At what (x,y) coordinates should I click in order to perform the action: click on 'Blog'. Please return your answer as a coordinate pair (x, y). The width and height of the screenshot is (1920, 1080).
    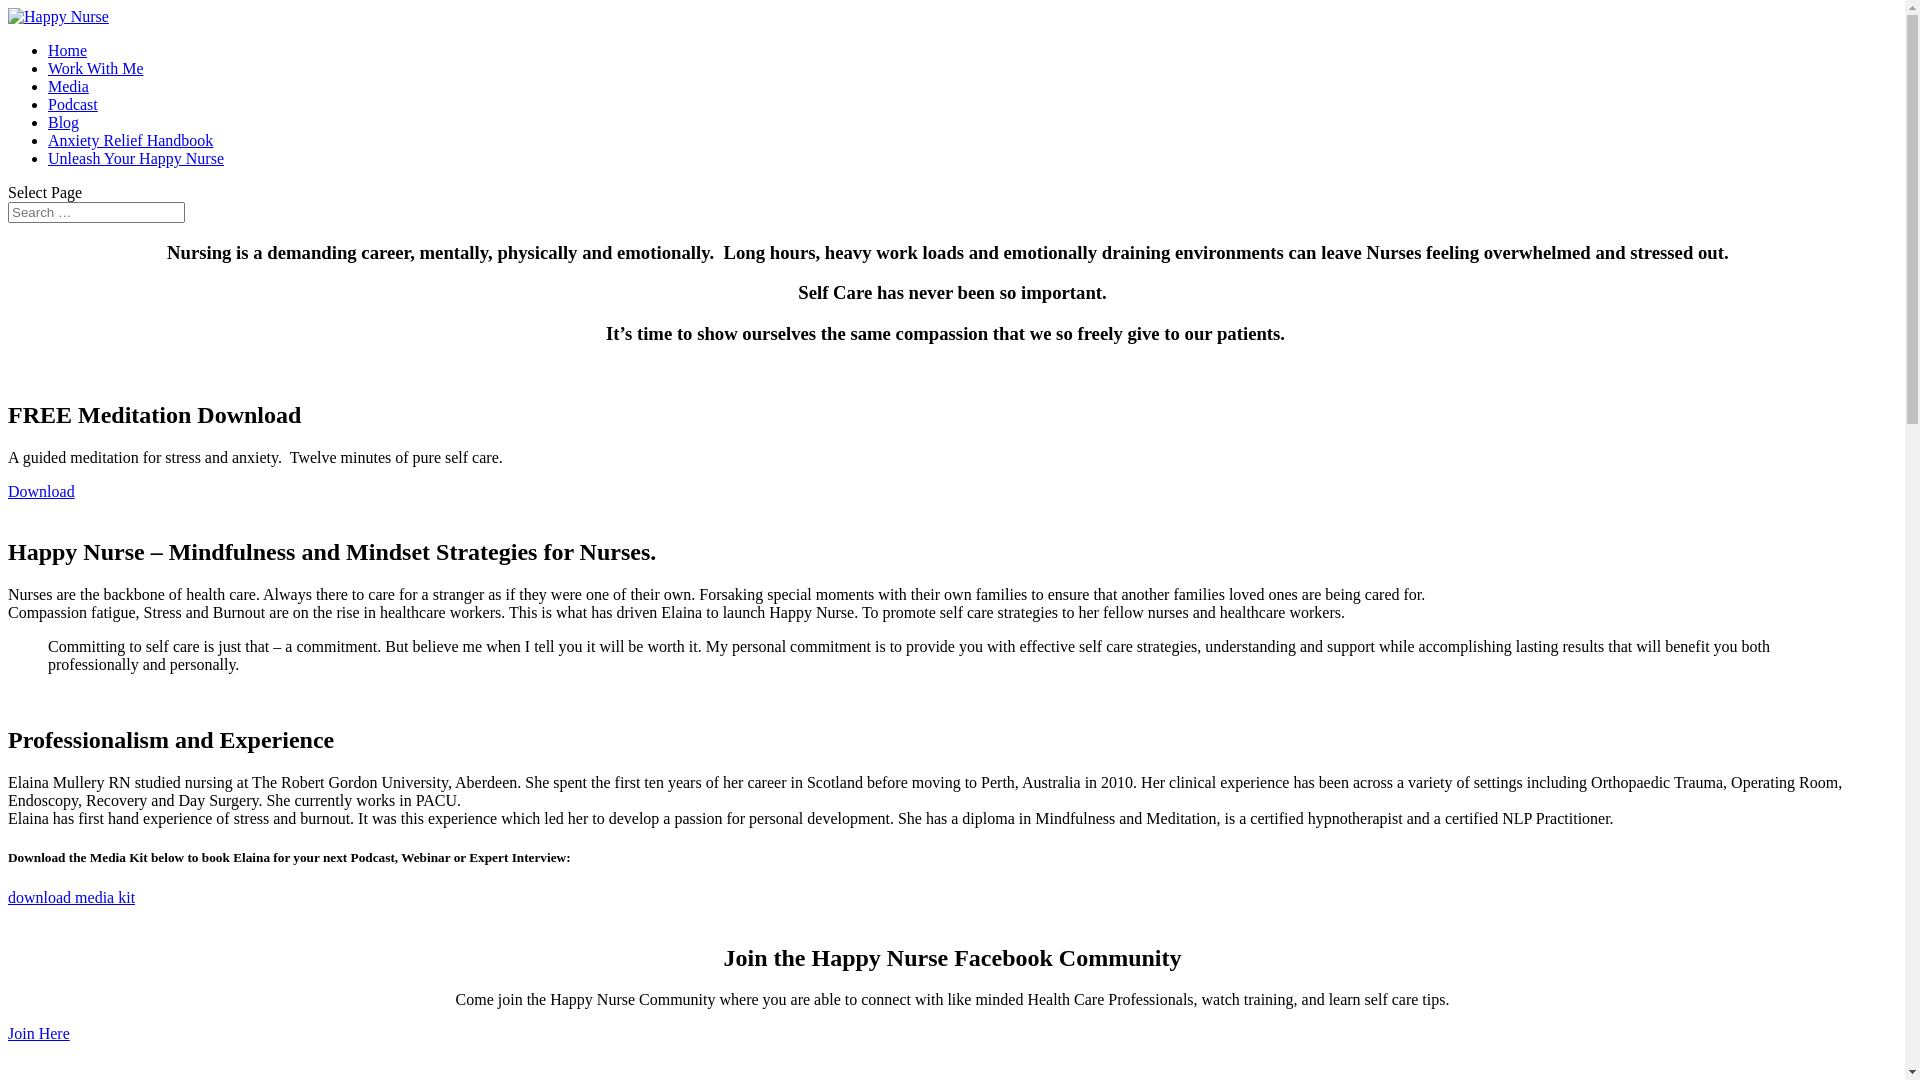
    Looking at the image, I should click on (63, 122).